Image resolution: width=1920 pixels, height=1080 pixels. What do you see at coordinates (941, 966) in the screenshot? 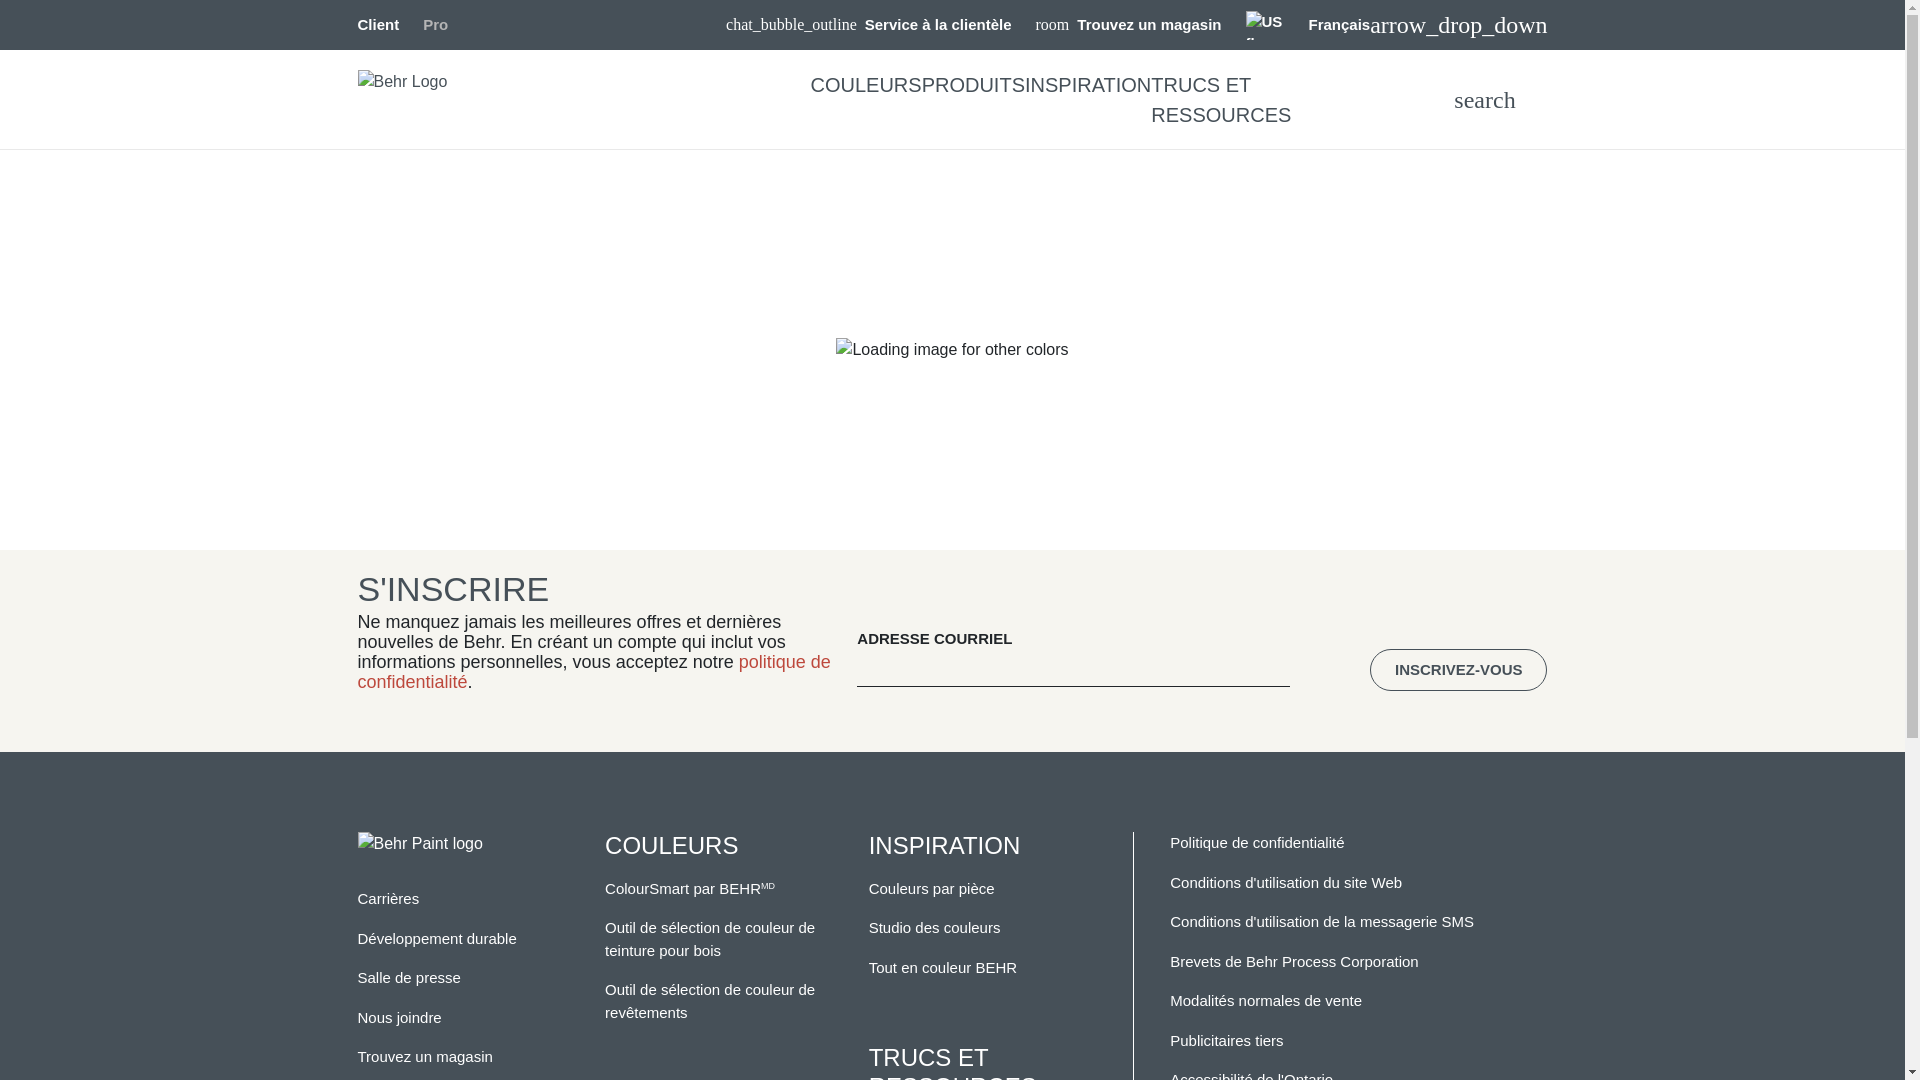
I see `'Tout en couleur BEHR'` at bounding box center [941, 966].